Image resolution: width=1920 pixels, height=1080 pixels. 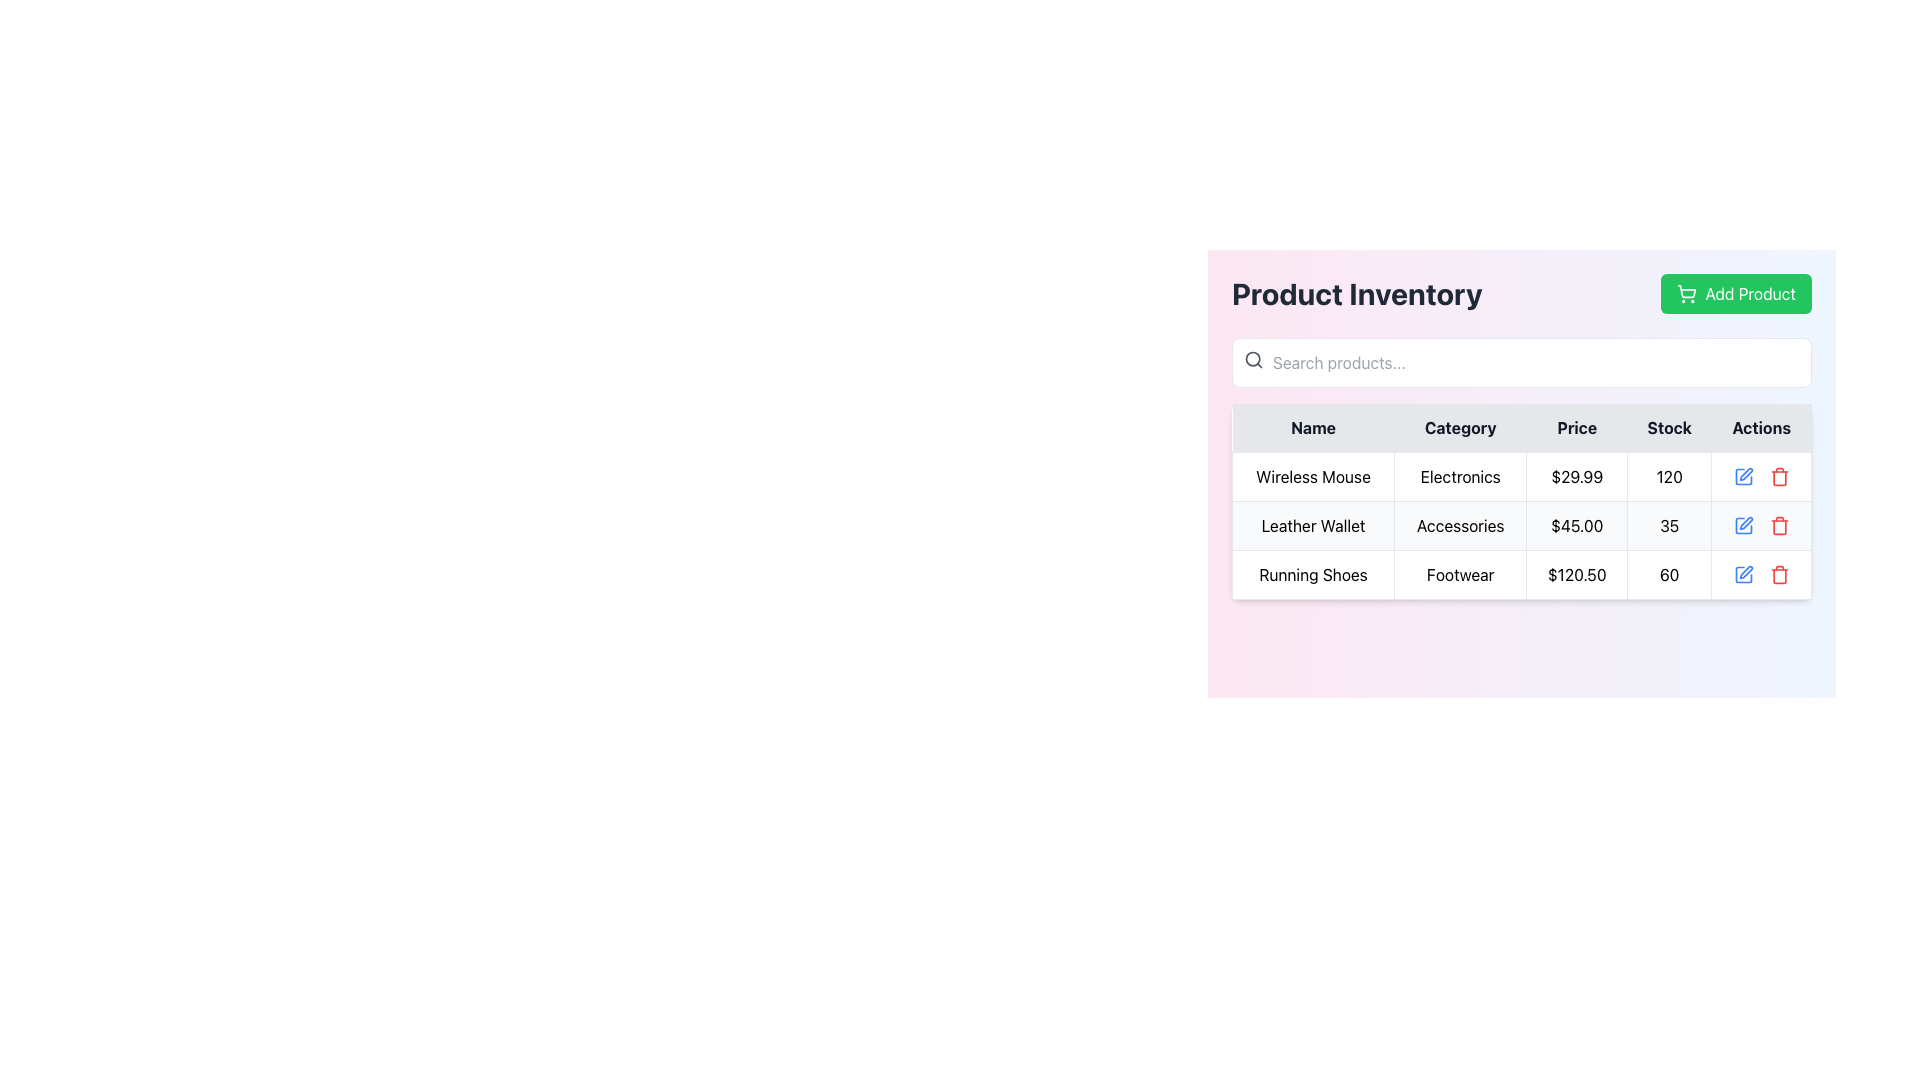 I want to click on the shopping cart icon located on the left side of the 'Add Product' button in the top-right corner of the interface, so click(x=1686, y=293).